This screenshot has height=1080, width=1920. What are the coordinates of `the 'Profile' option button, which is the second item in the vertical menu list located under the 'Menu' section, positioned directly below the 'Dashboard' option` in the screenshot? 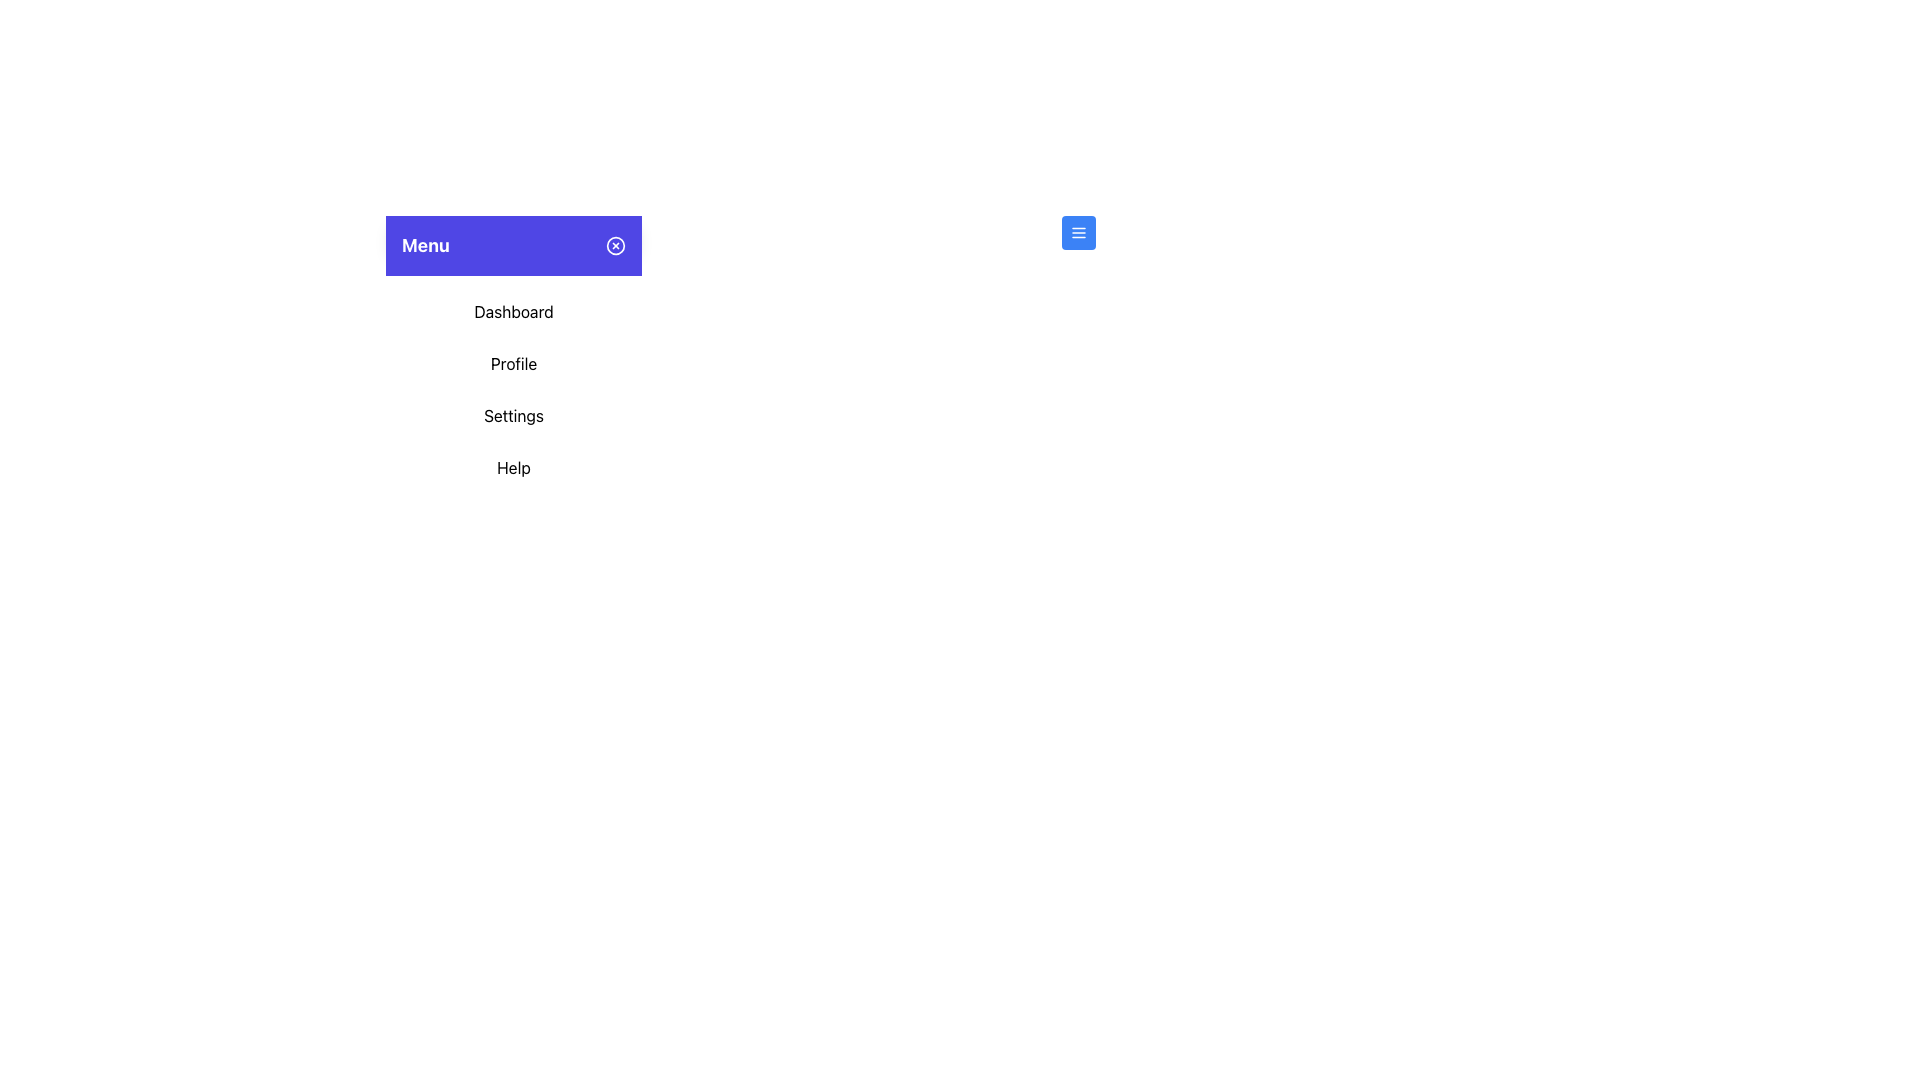 It's located at (513, 363).